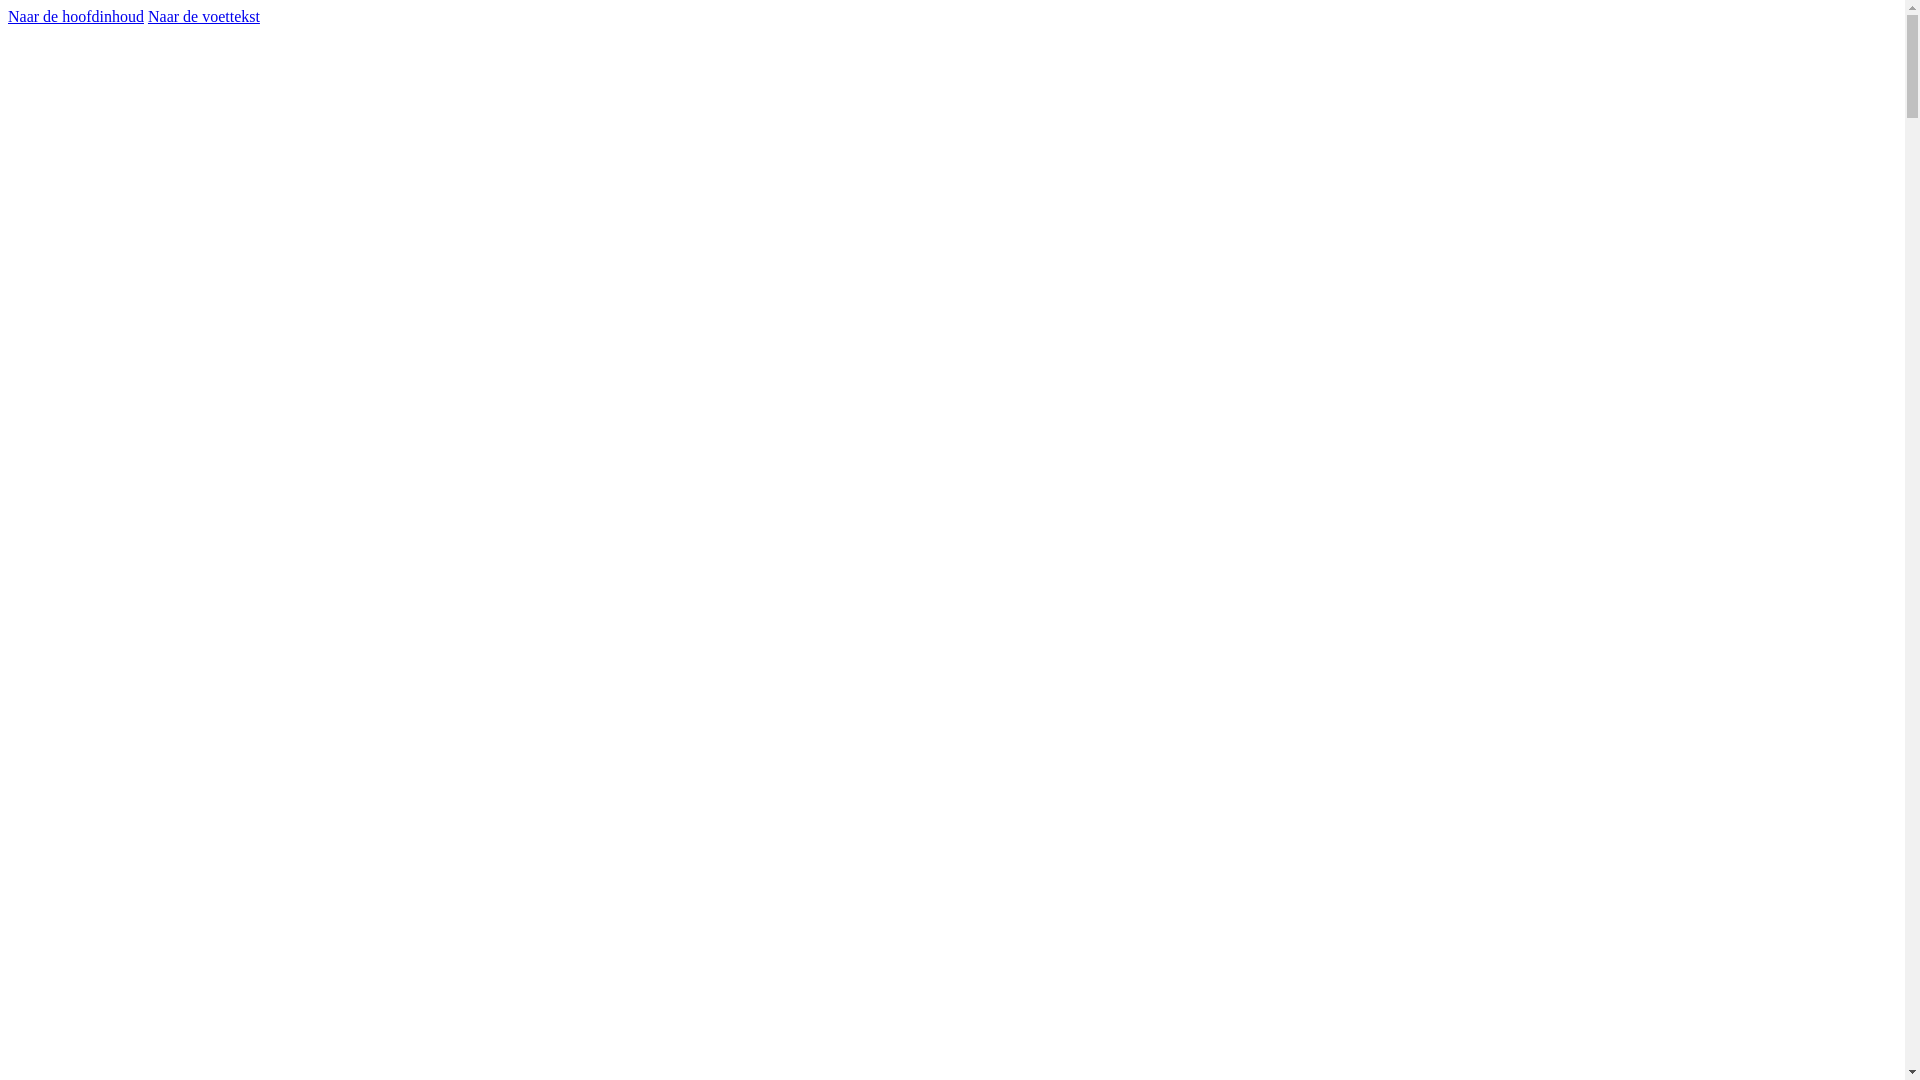 This screenshot has width=1920, height=1080. What do you see at coordinates (147, 16) in the screenshot?
I see `'Naar de voettekst'` at bounding box center [147, 16].